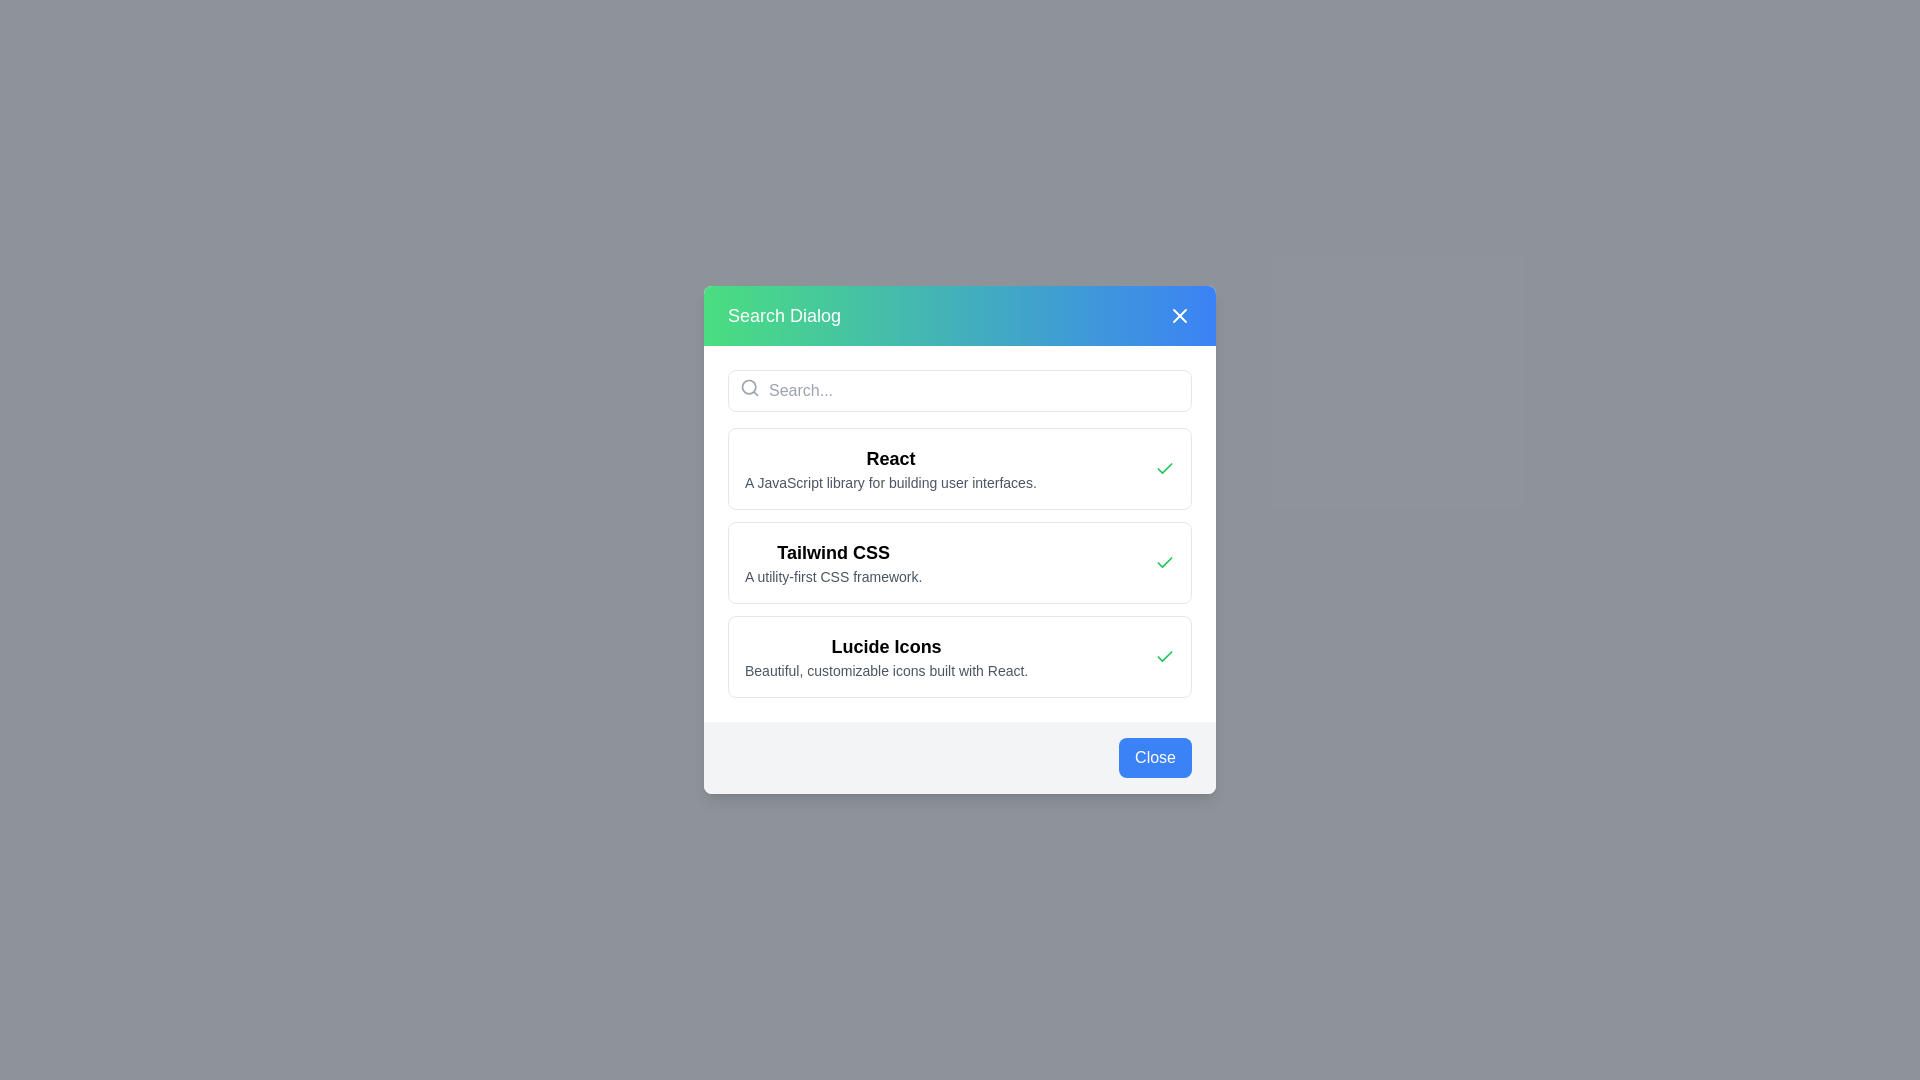  What do you see at coordinates (885, 656) in the screenshot?
I see `text description displayed in the informational text field for 'Lucide Icons' located in the third list entry of the options in the central modal dialog` at bounding box center [885, 656].